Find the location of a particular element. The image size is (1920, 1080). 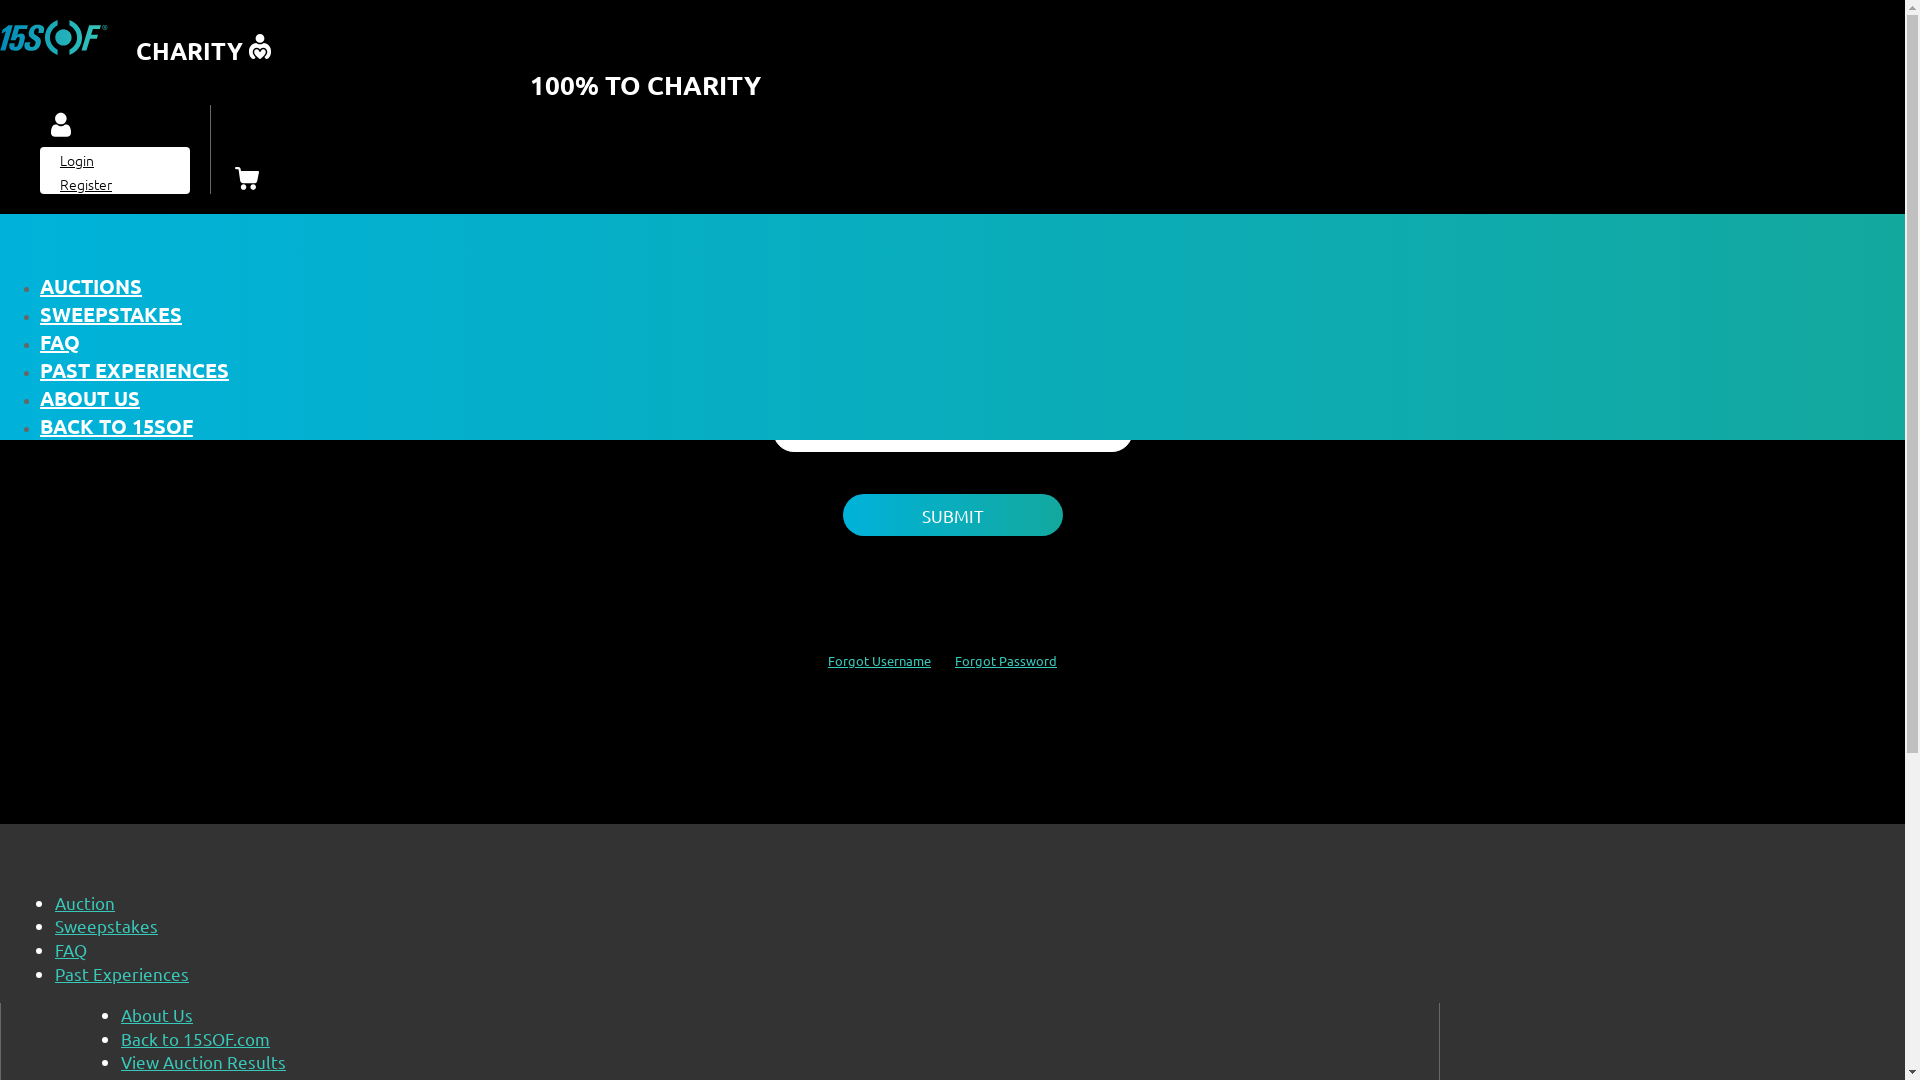

'BACK TO 15SOF' is located at coordinates (115, 424).